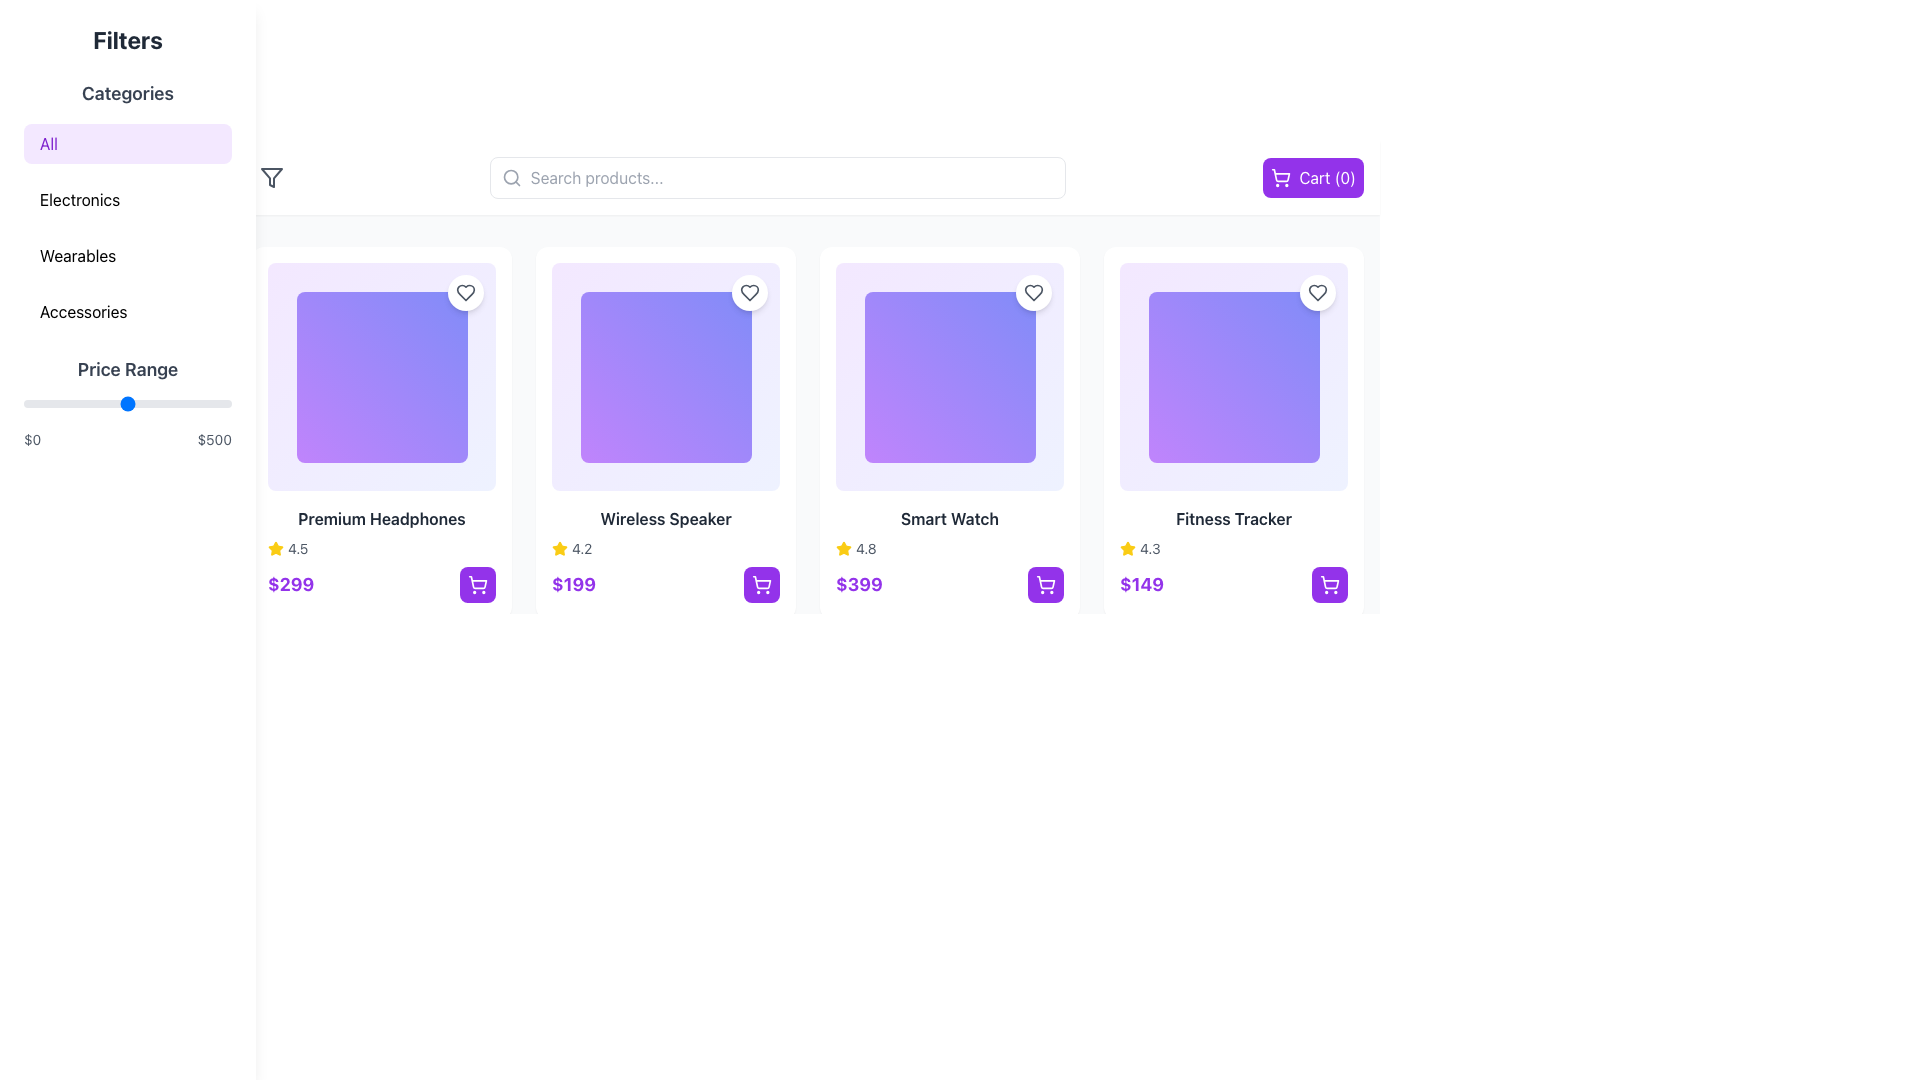 This screenshot has width=1920, height=1080. I want to click on the static text displaying the dollar amount '$0', which is located to the left of the price slider control in the 'Price Range' filter section, so click(32, 438).